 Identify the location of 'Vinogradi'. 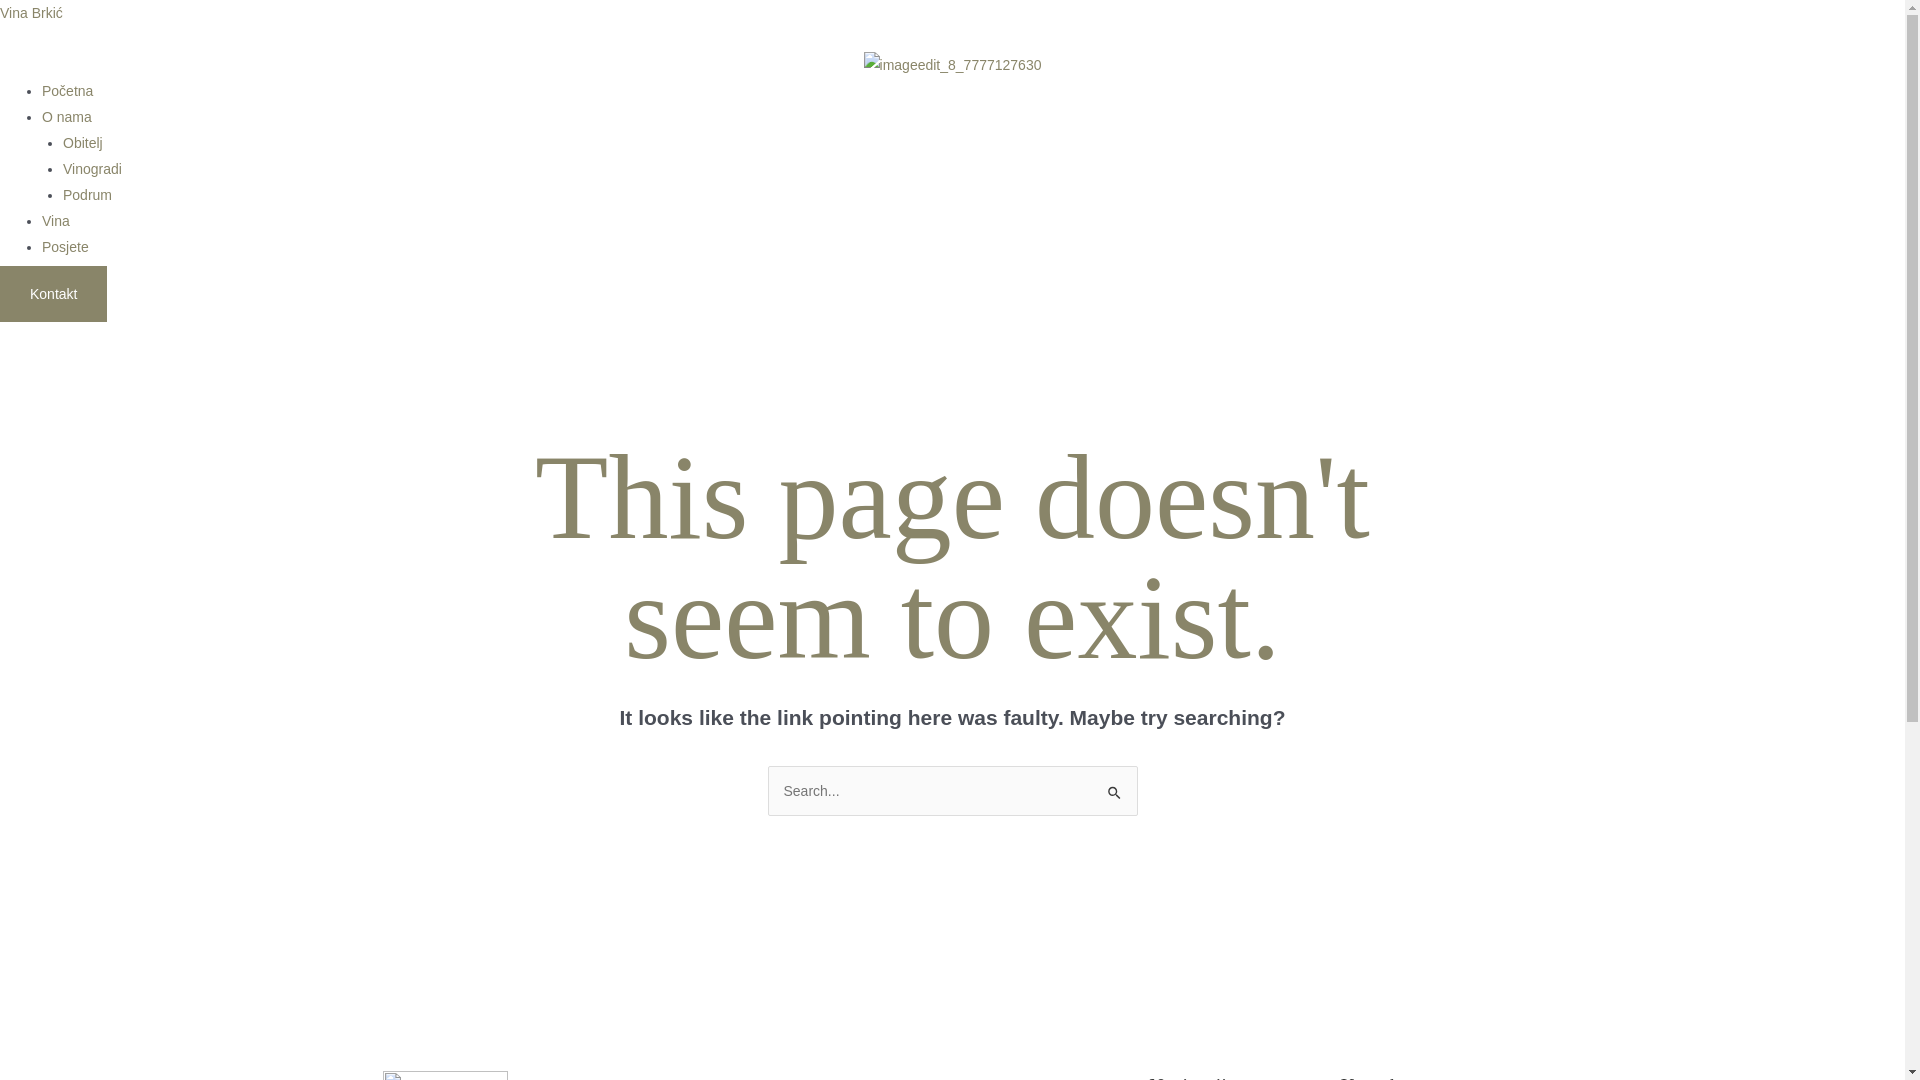
(91, 168).